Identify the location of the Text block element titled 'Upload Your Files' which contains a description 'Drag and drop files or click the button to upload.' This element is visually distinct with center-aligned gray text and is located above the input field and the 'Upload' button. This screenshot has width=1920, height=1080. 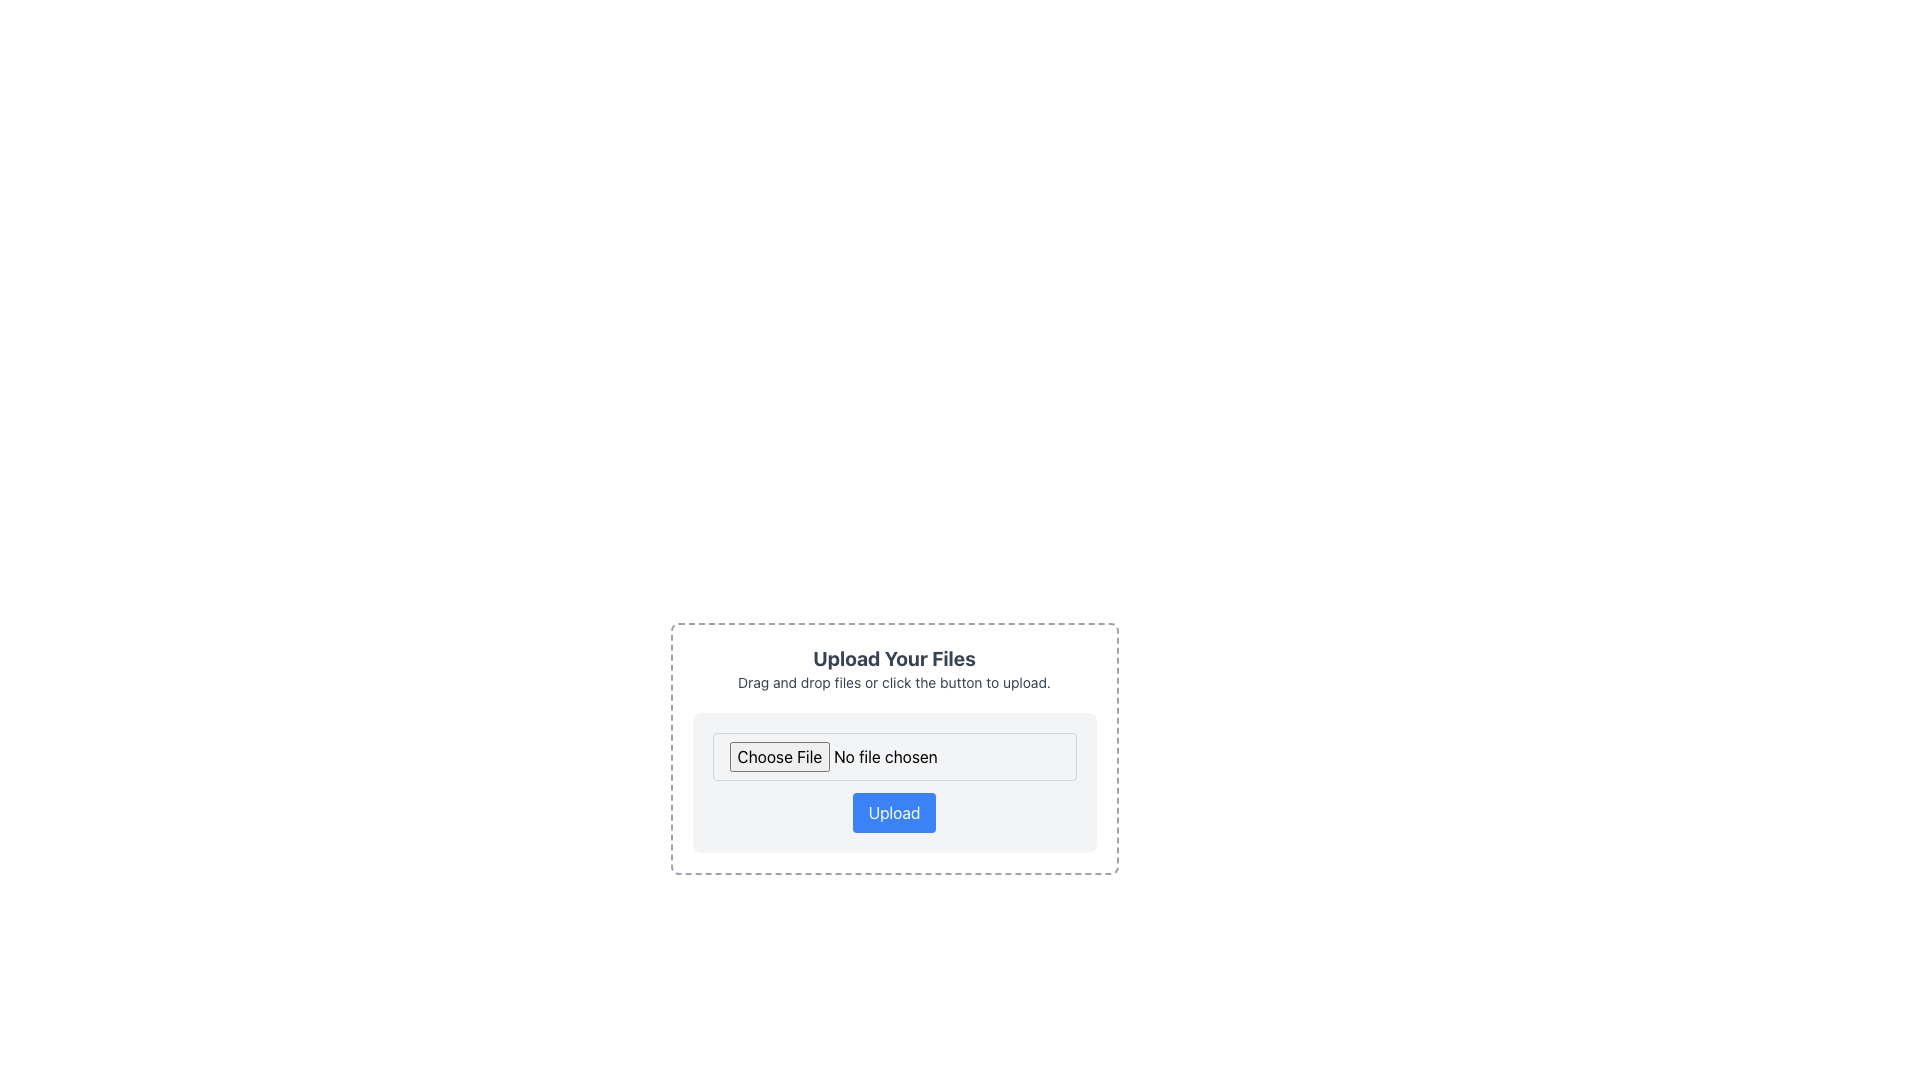
(893, 668).